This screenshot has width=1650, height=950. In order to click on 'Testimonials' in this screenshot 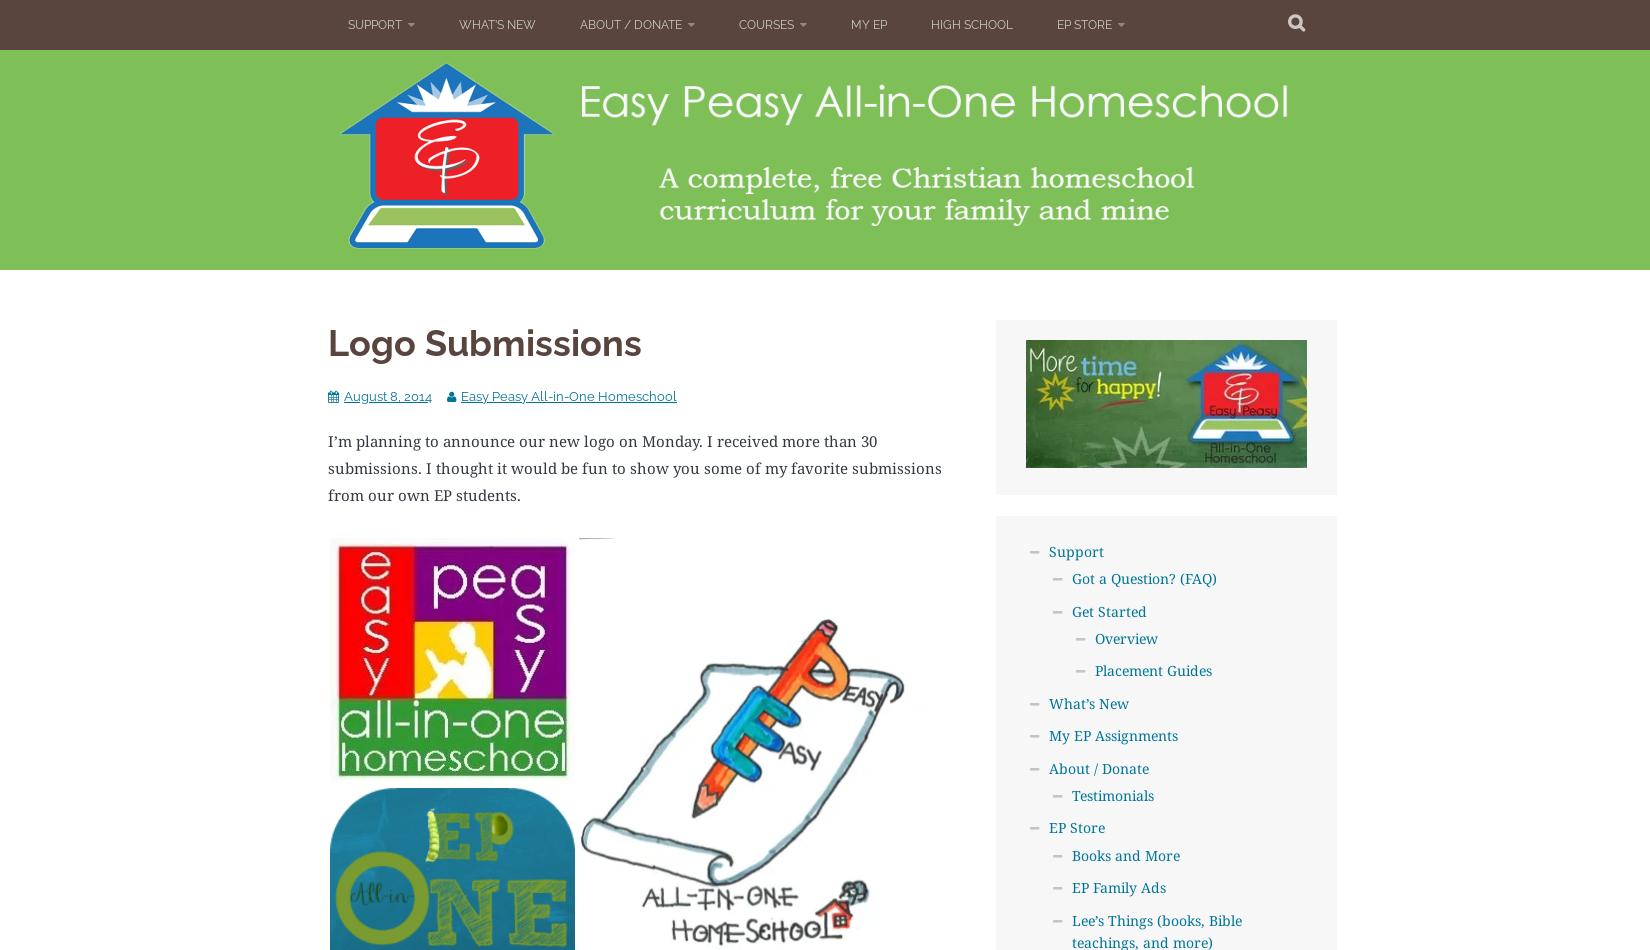, I will do `click(1111, 793)`.